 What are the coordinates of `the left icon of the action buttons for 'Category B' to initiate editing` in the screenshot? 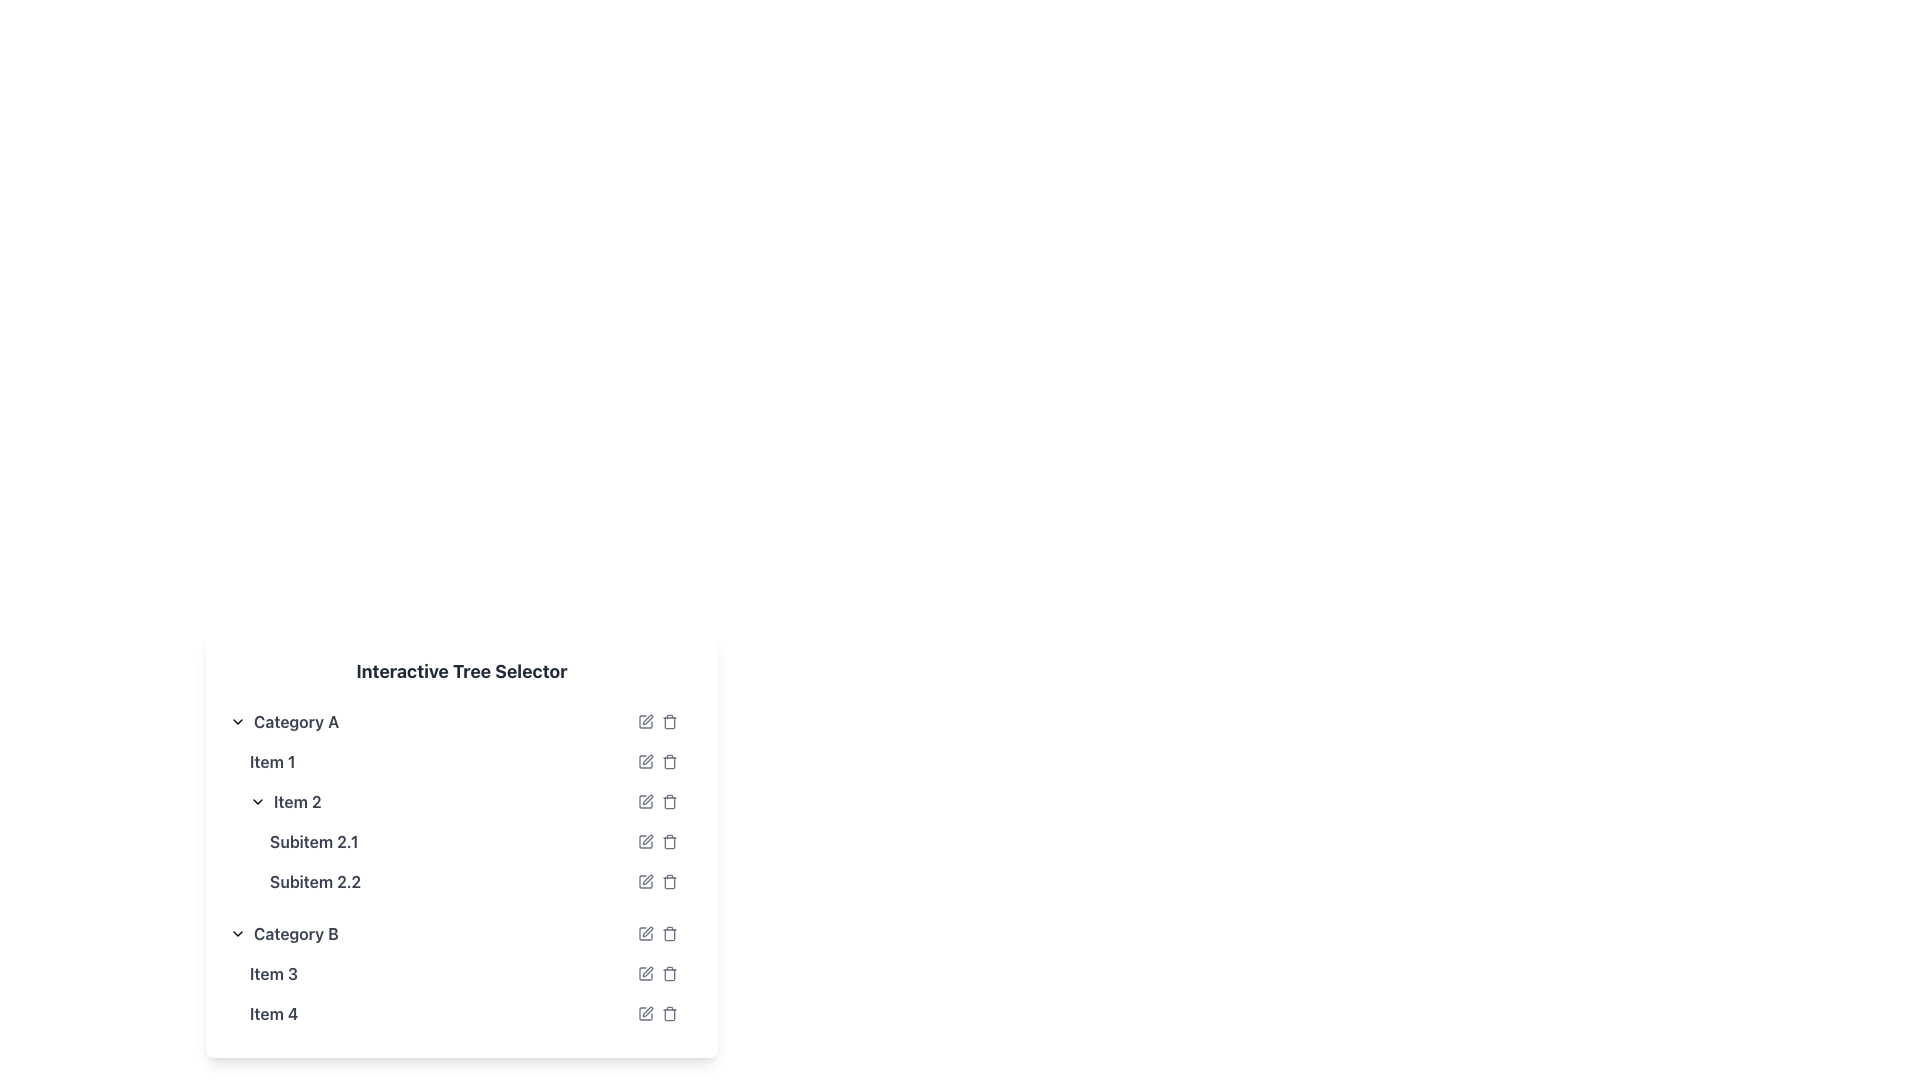 It's located at (657, 933).